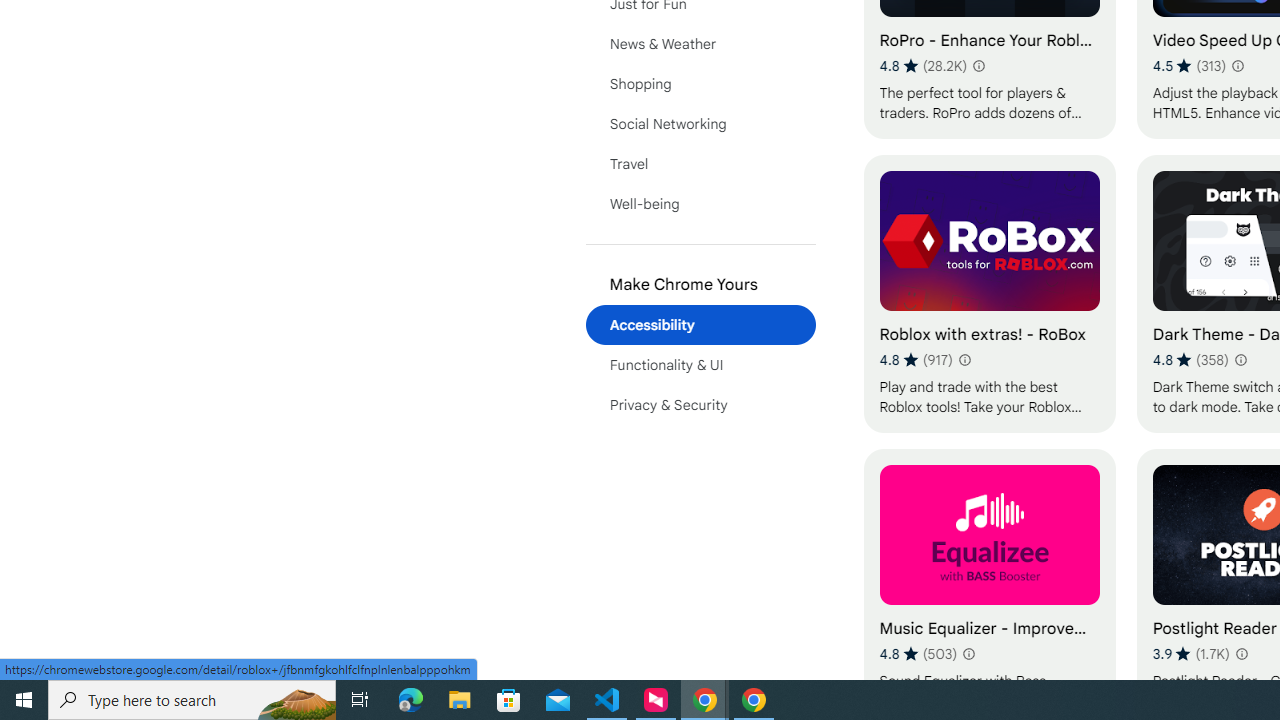 The image size is (1280, 720). What do you see at coordinates (1189, 65) in the screenshot?
I see `'Average rating 4.5 out of 5 stars. 313 ratings.'` at bounding box center [1189, 65].